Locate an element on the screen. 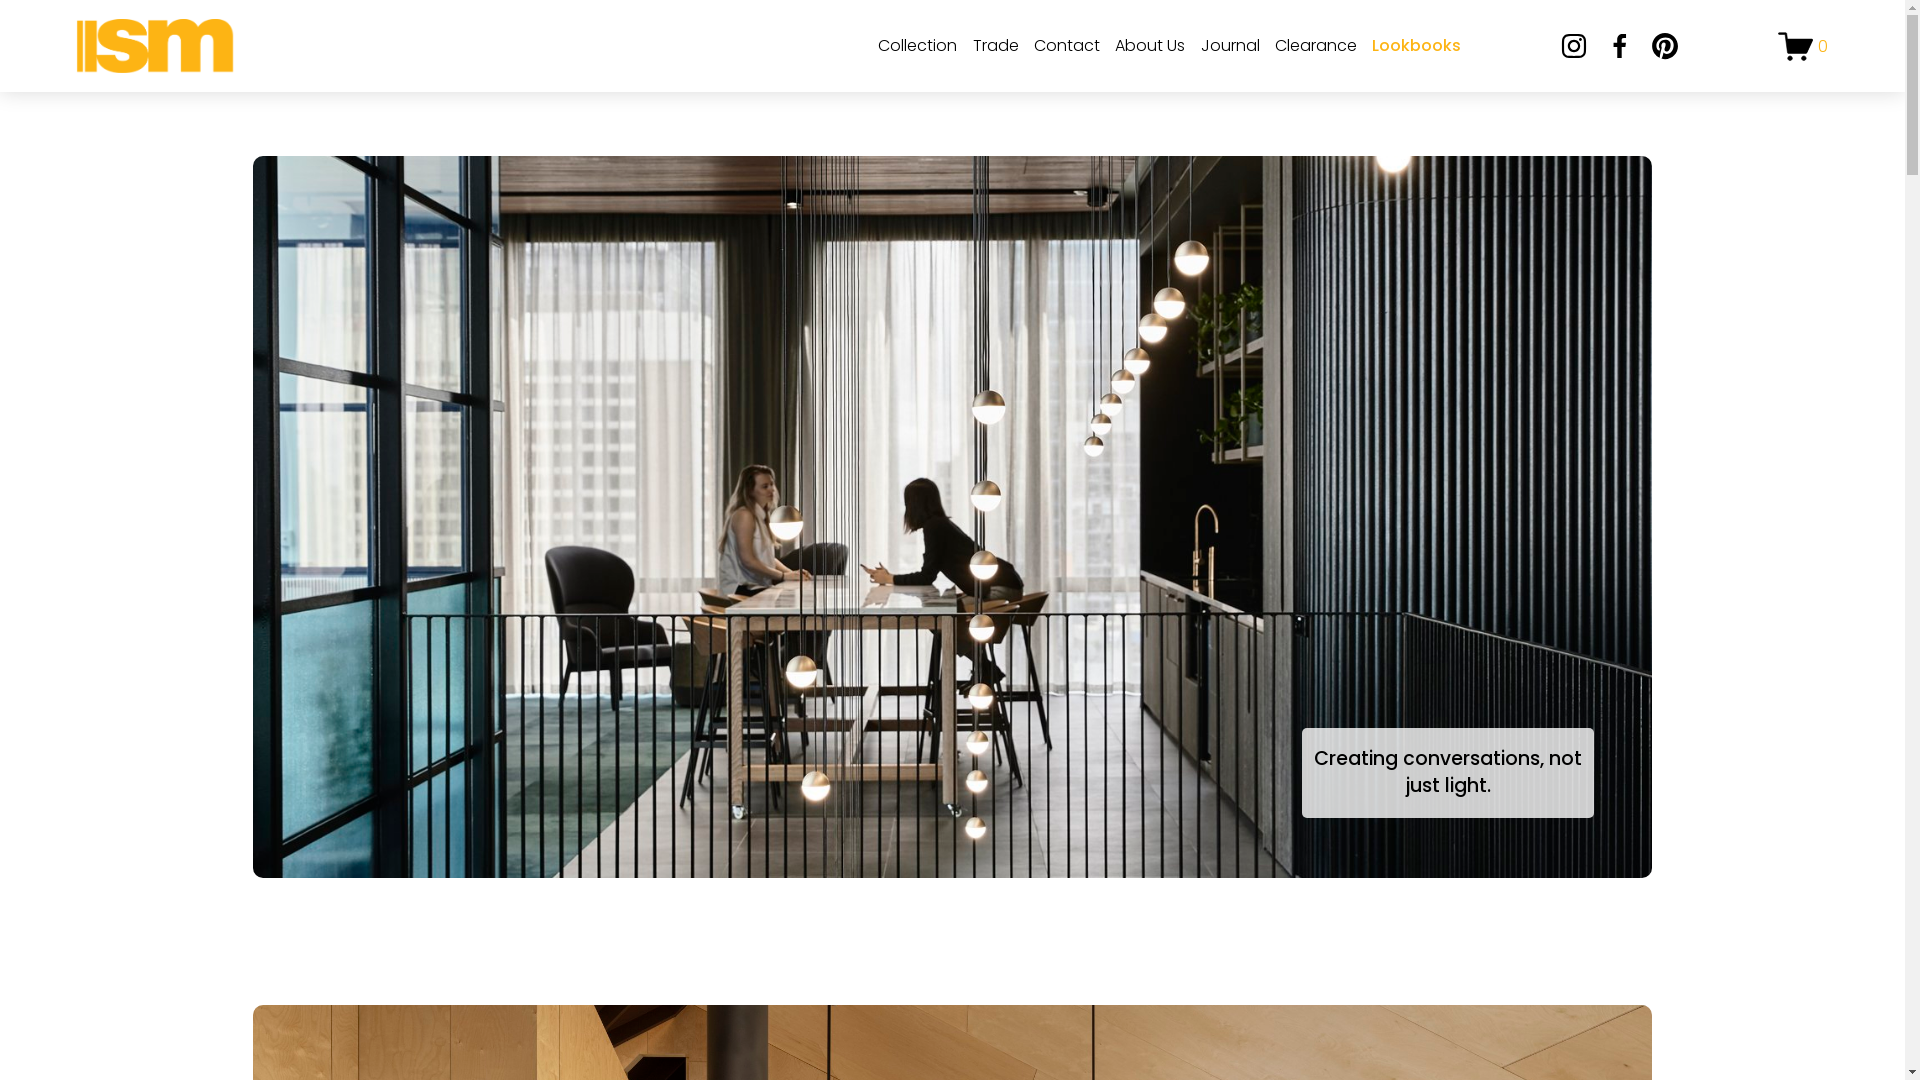  'Collection' is located at coordinates (878, 45).